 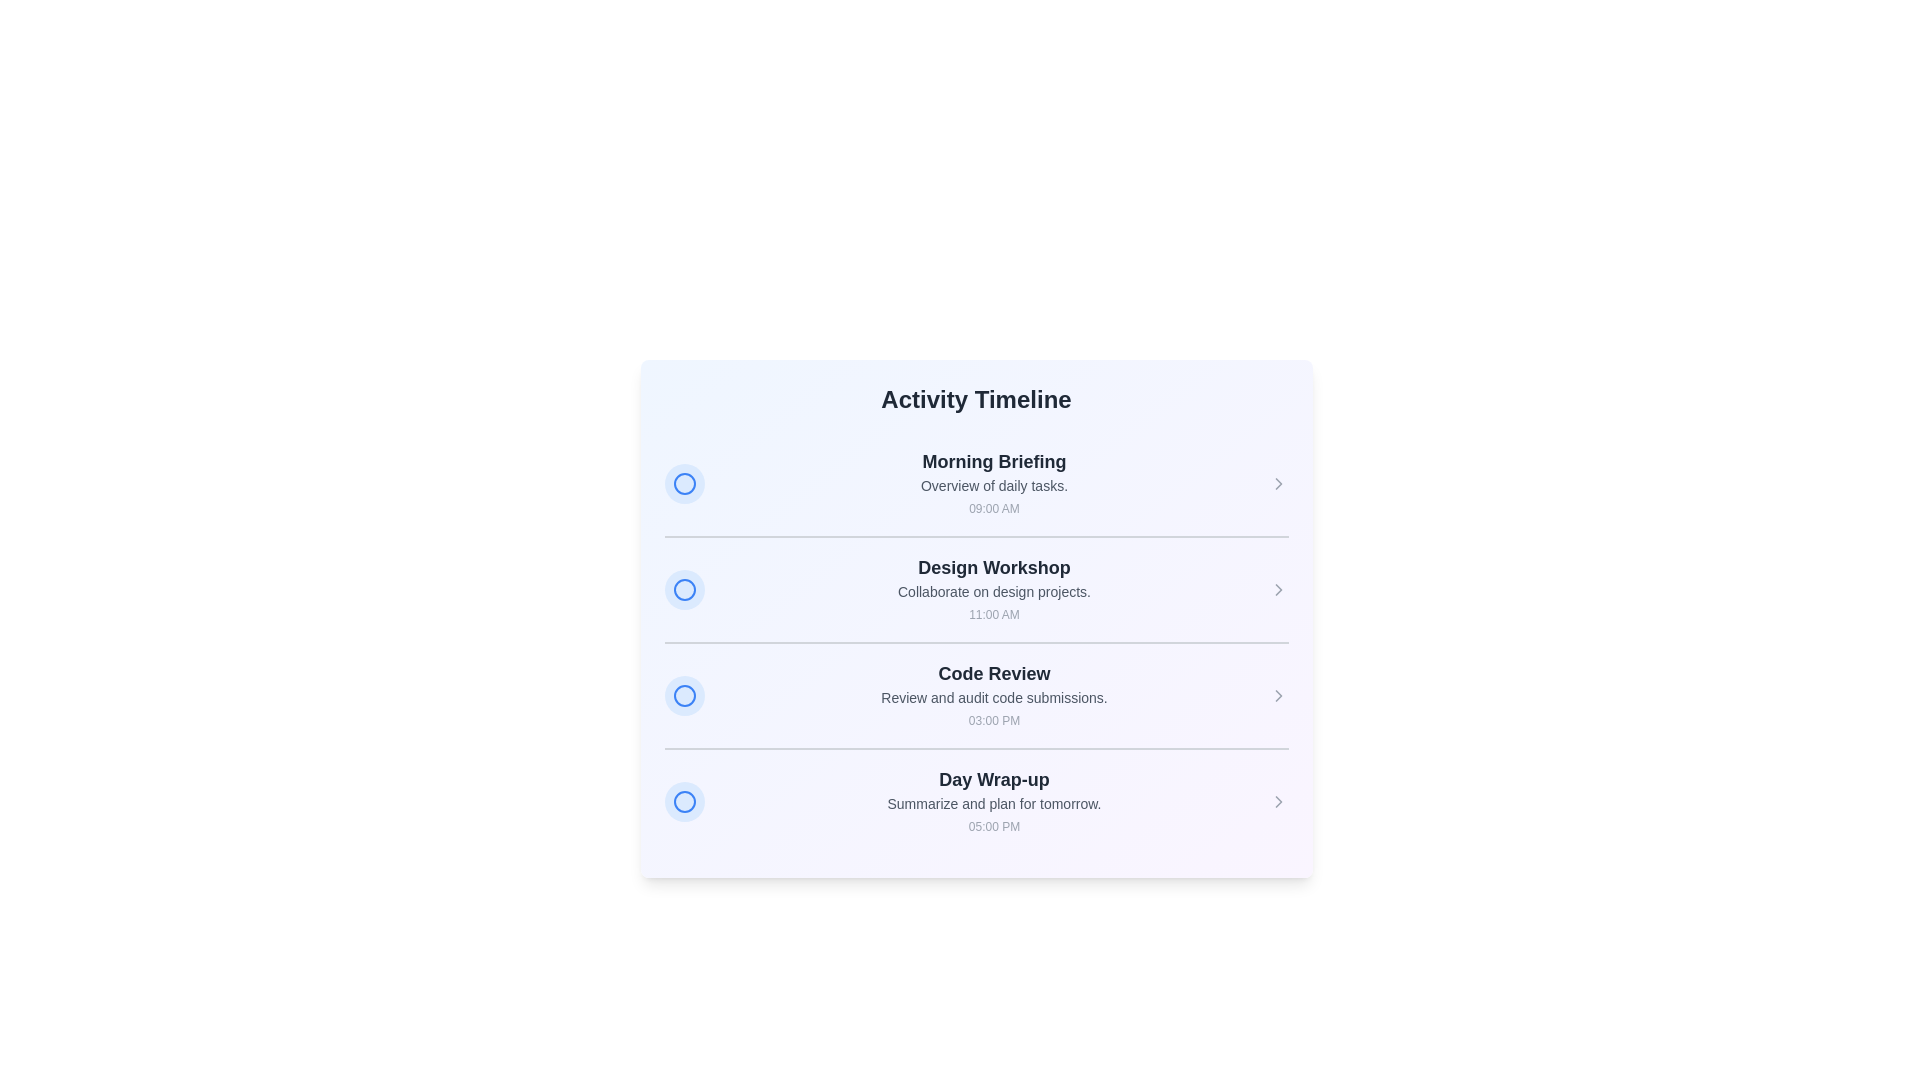 What do you see at coordinates (976, 483) in the screenshot?
I see `the first item in the 'Activity Timeline' list representing the 'Morning Briefing' task` at bounding box center [976, 483].